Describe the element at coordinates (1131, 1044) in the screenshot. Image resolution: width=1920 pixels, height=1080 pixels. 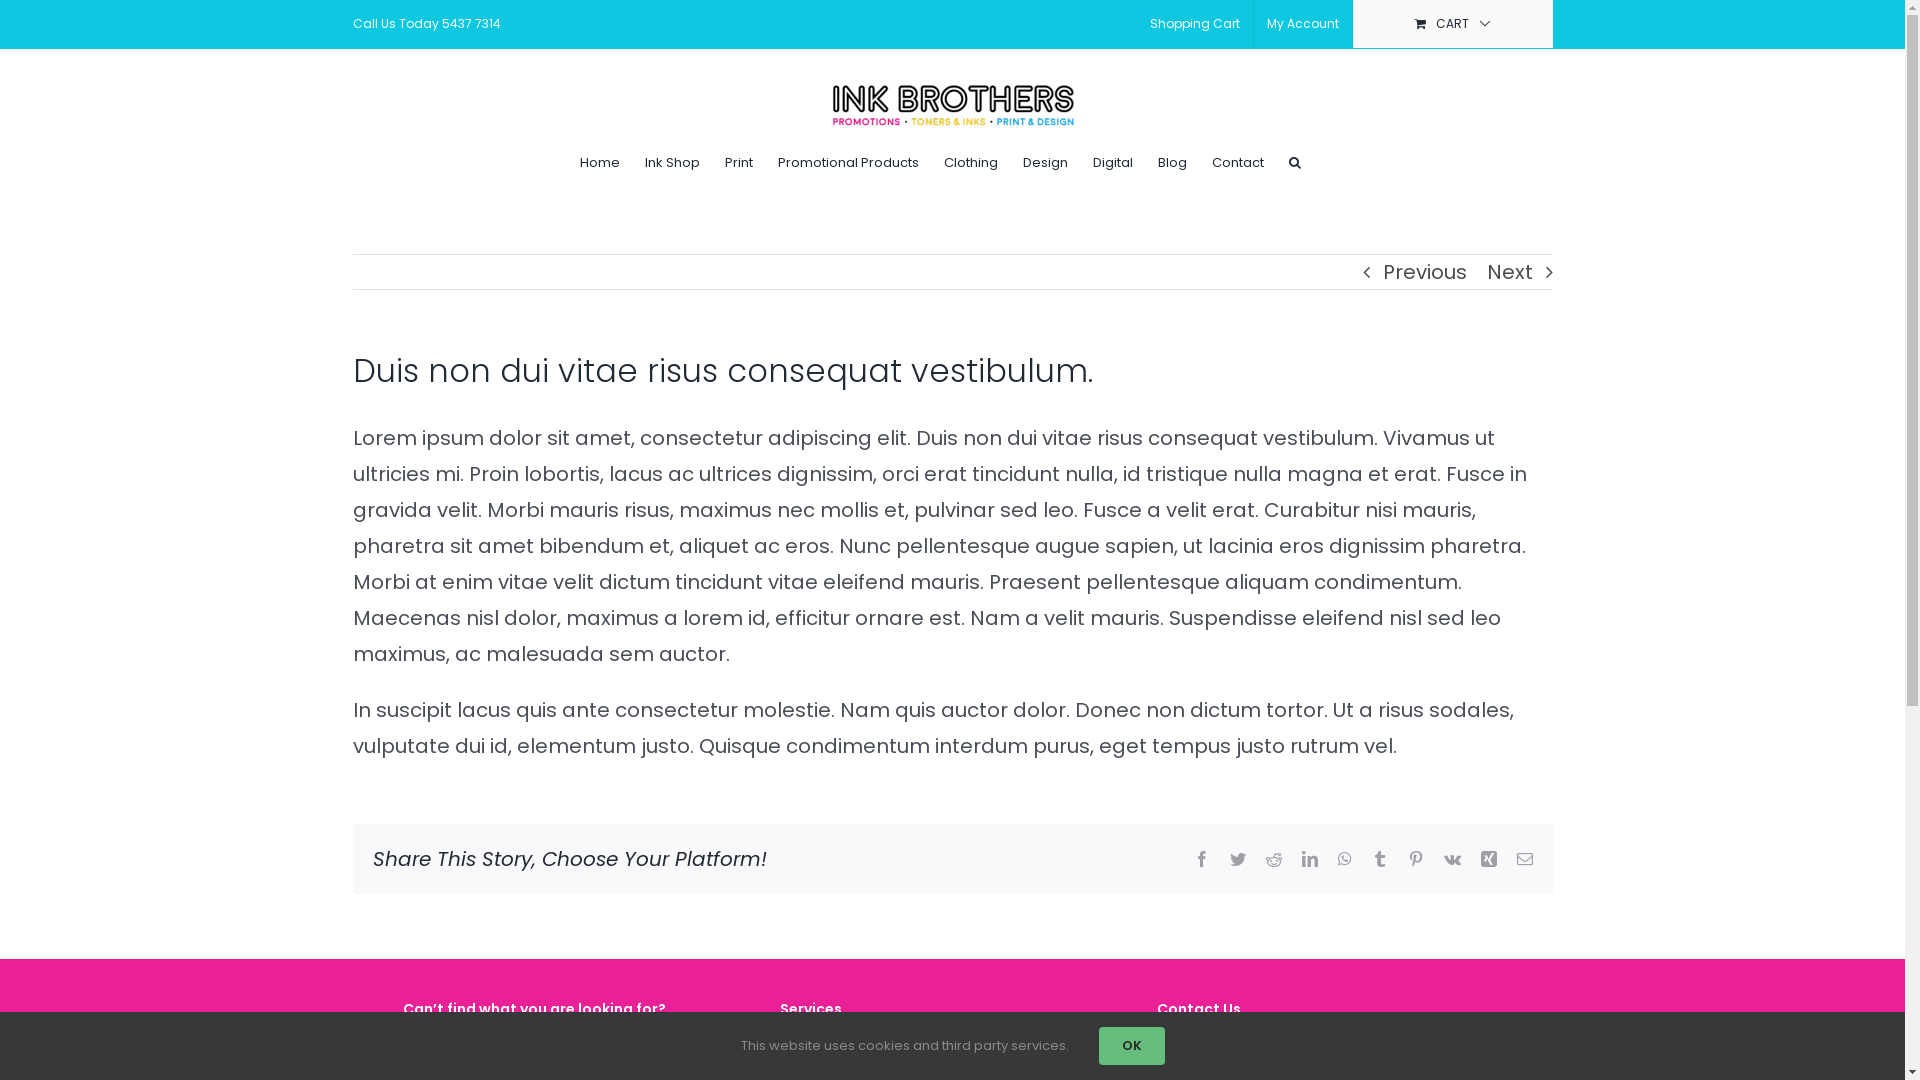
I see `'OK'` at that location.